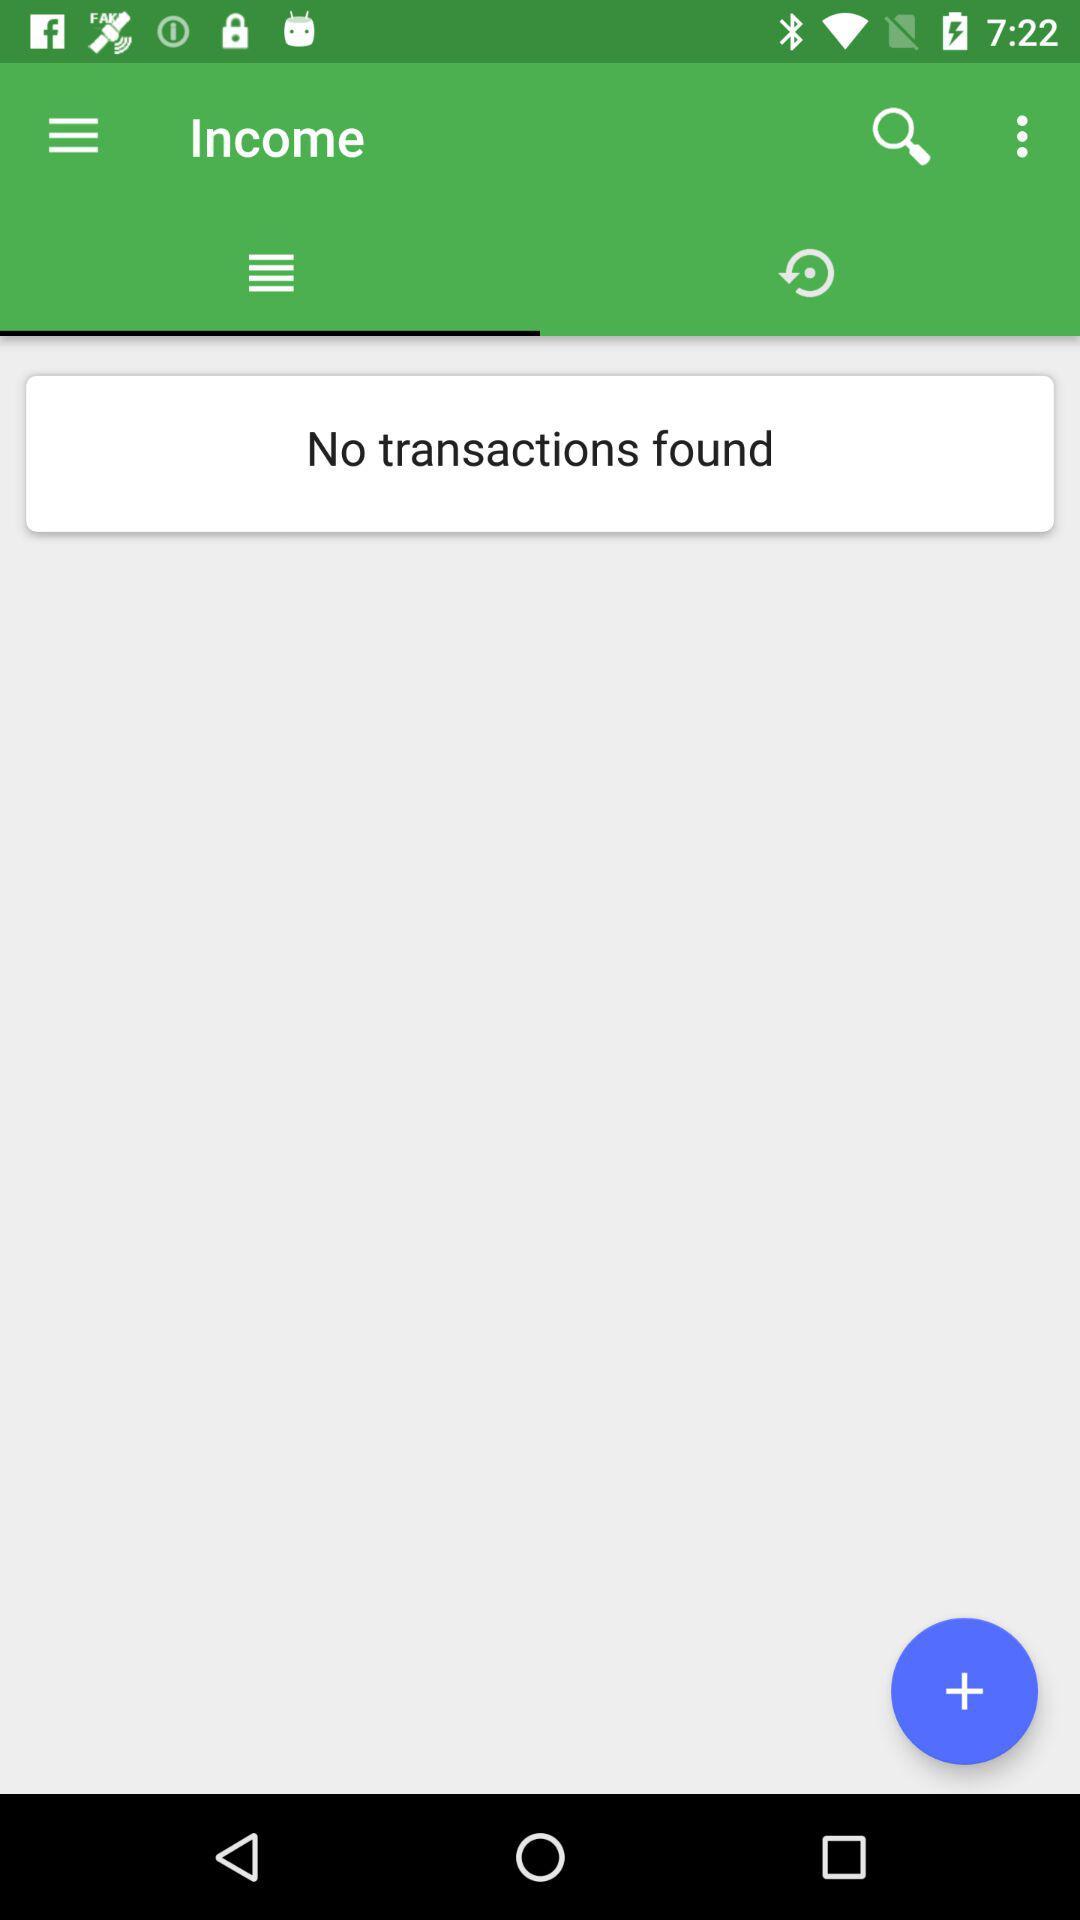  What do you see at coordinates (72, 135) in the screenshot?
I see `the icon to the left of income item` at bounding box center [72, 135].